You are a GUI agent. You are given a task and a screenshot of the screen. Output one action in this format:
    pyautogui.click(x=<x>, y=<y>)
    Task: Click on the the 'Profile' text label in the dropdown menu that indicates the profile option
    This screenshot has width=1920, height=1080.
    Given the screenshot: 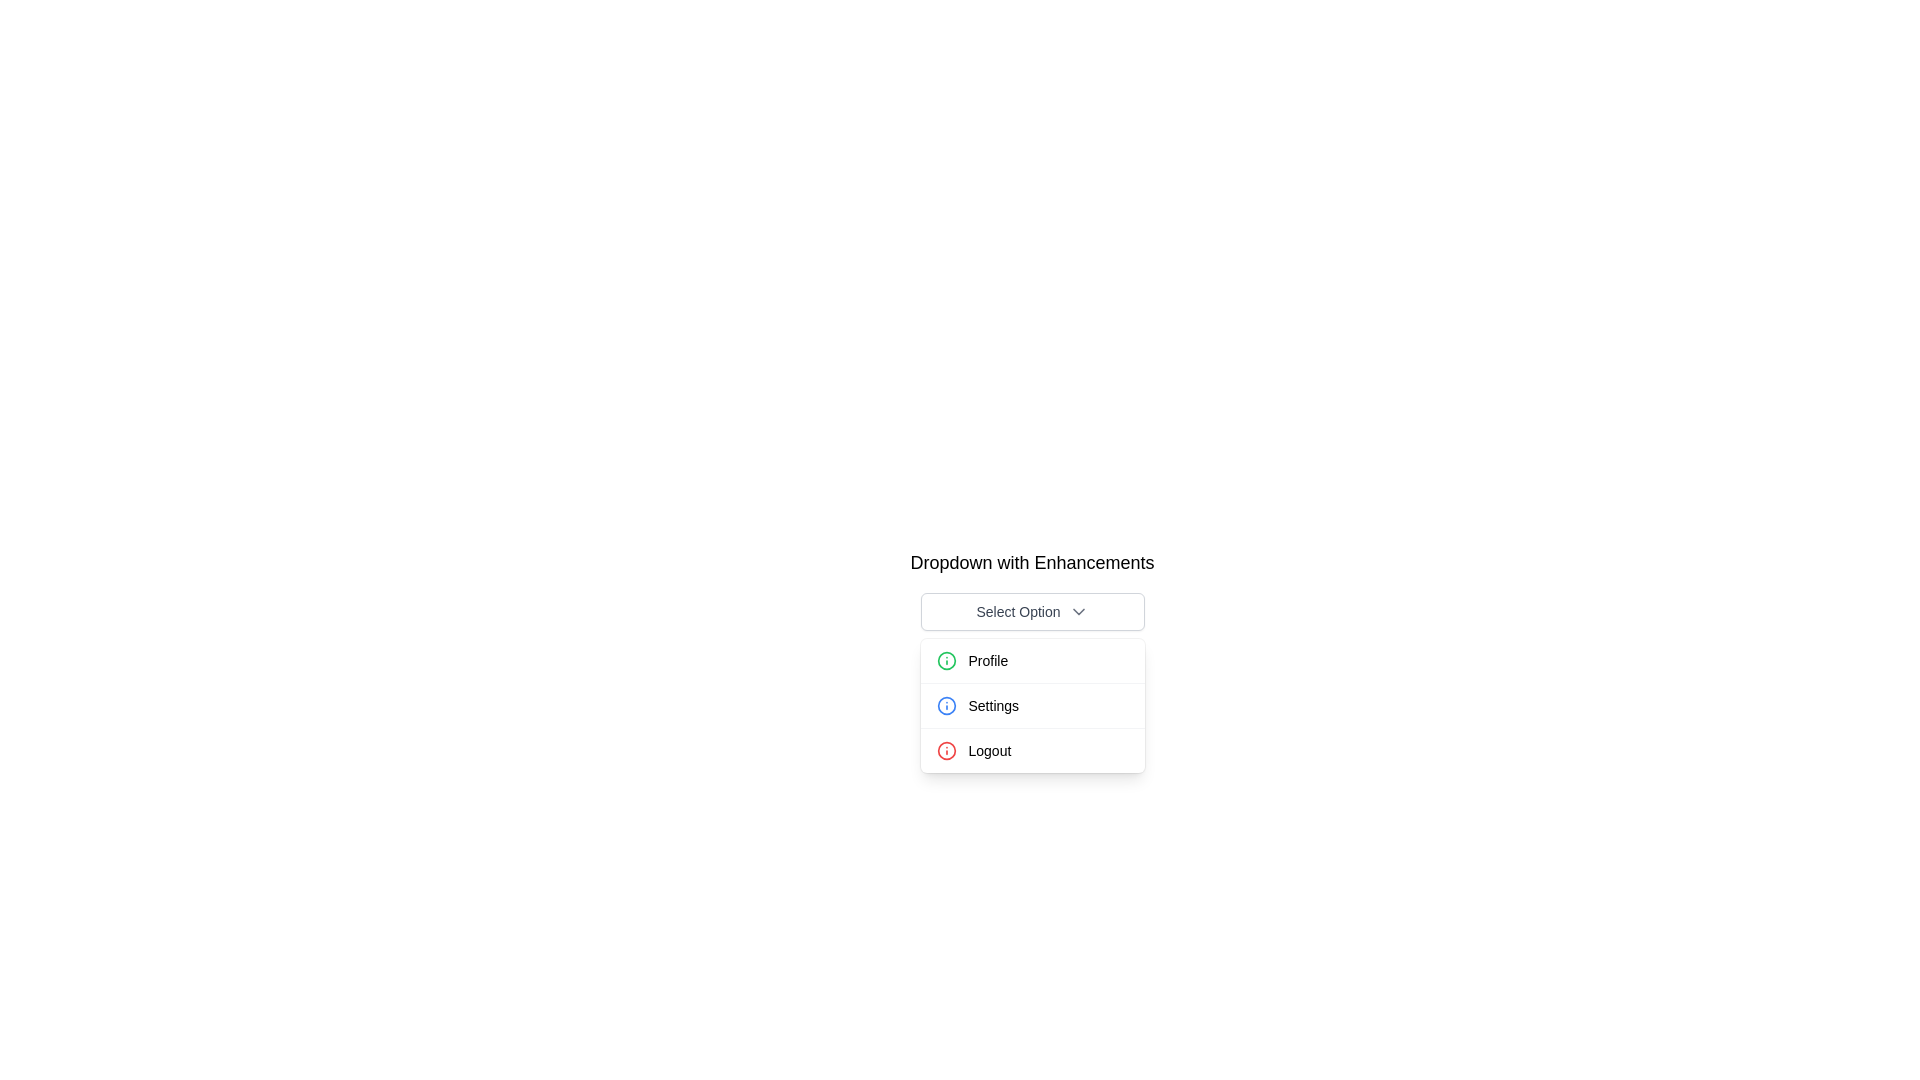 What is the action you would take?
    pyautogui.click(x=988, y=660)
    